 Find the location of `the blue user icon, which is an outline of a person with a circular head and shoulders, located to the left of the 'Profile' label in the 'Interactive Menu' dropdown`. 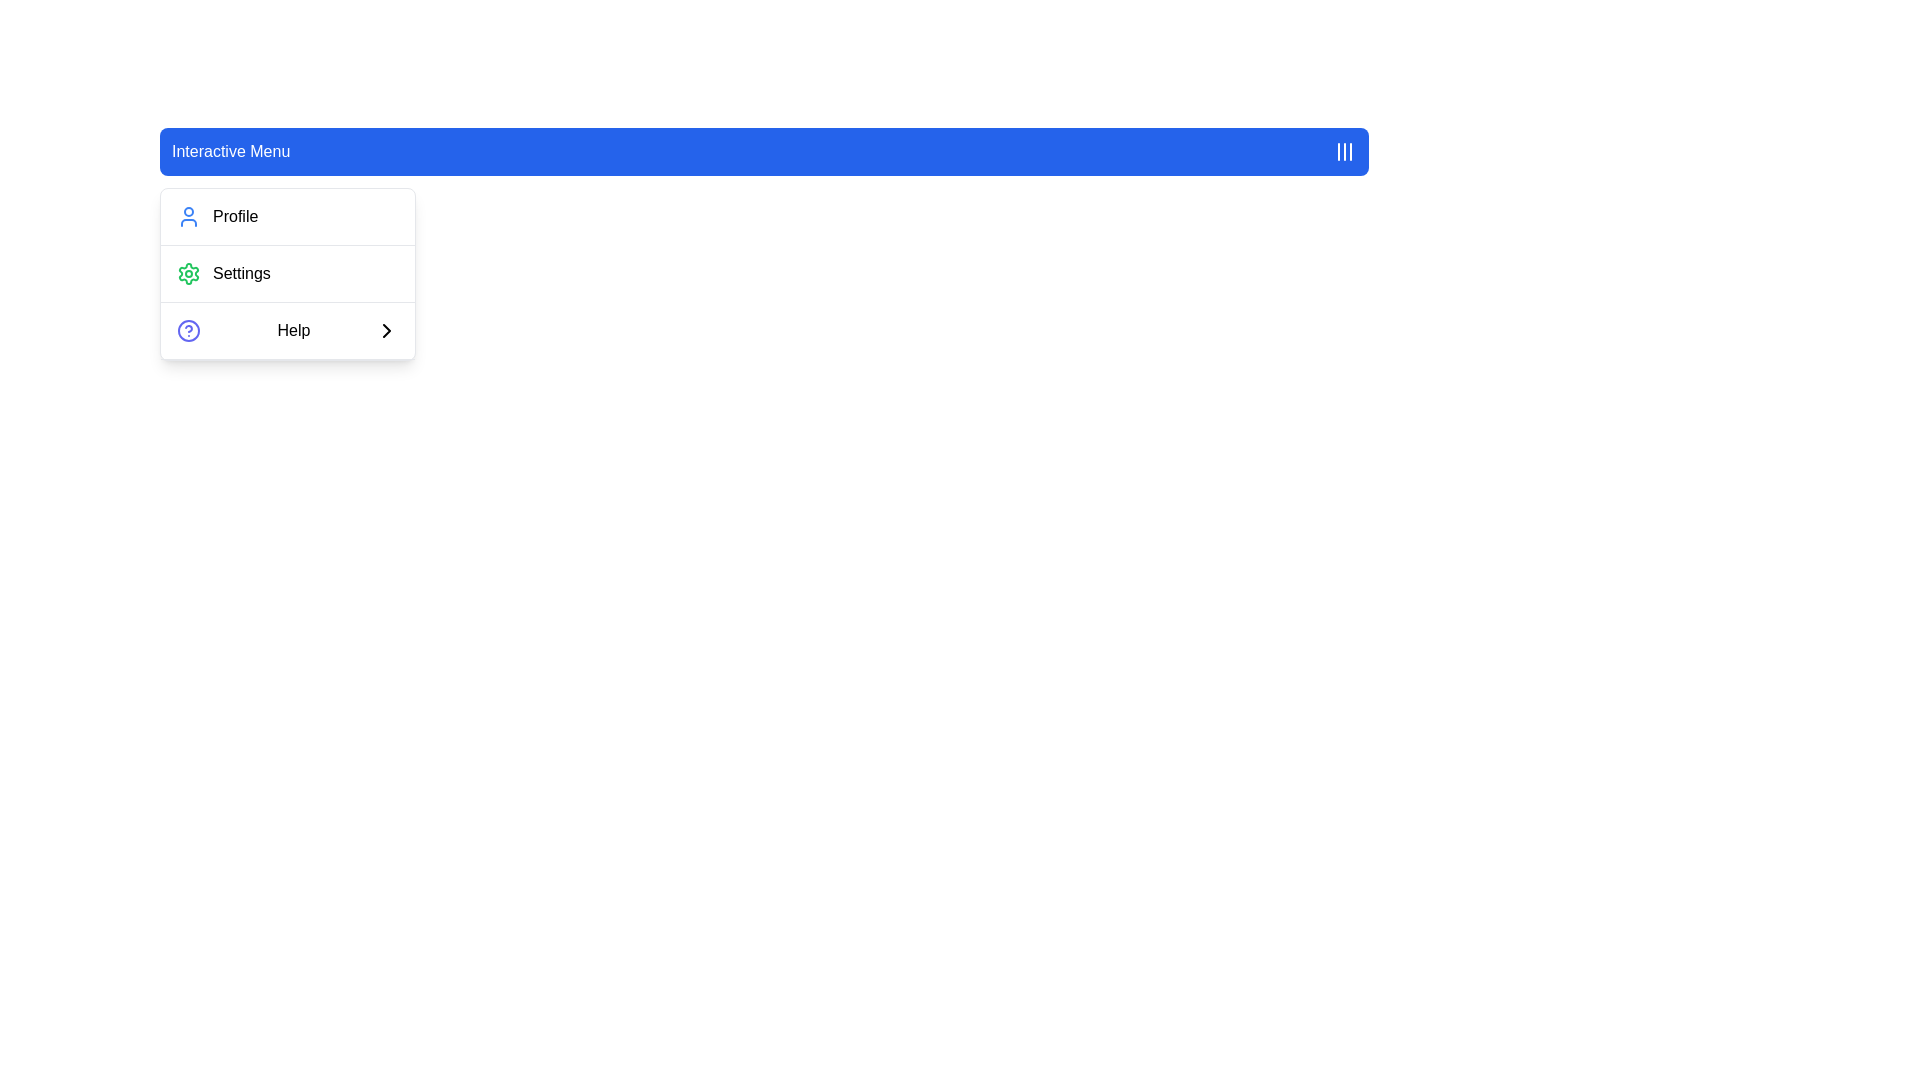

the blue user icon, which is an outline of a person with a circular head and shoulders, located to the left of the 'Profile' label in the 'Interactive Menu' dropdown is located at coordinates (188, 216).